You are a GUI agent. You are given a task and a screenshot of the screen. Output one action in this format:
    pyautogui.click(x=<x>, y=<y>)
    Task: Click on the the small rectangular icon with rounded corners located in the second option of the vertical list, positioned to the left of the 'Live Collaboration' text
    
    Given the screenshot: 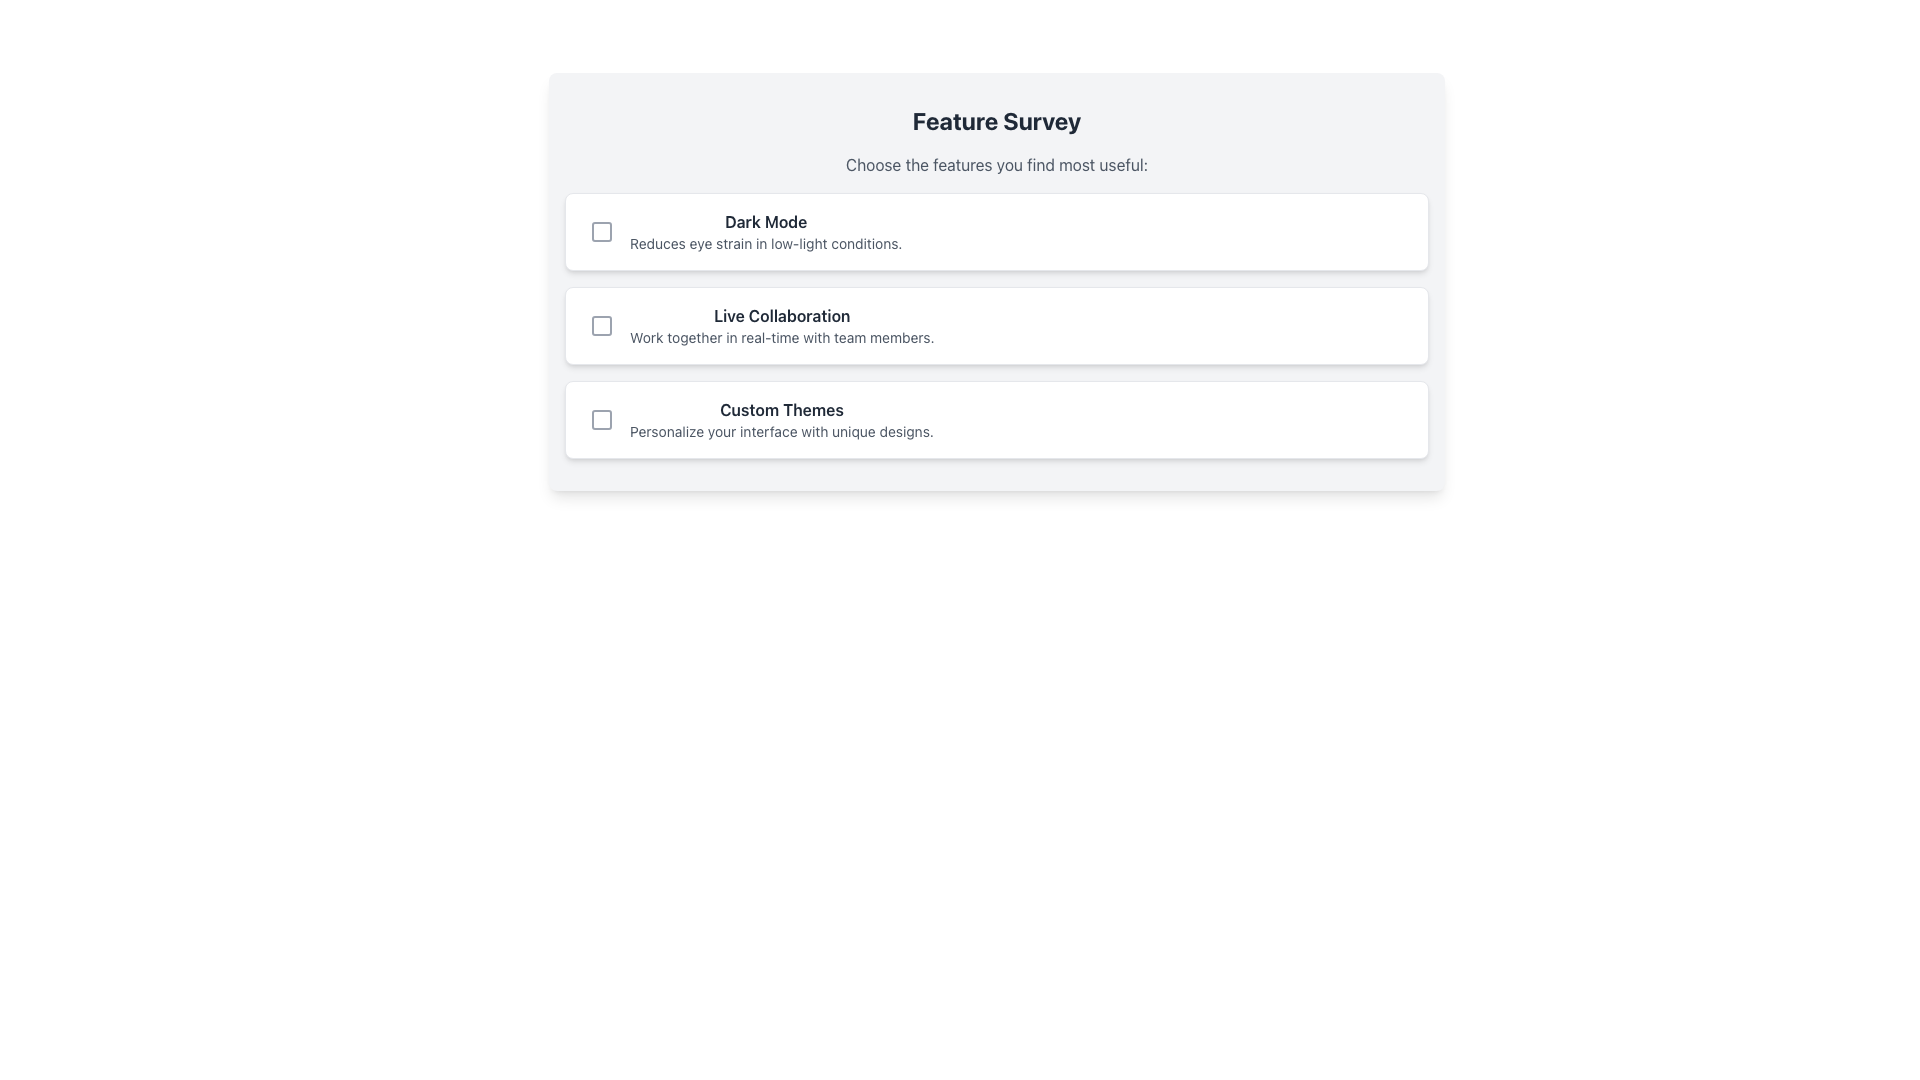 What is the action you would take?
    pyautogui.click(x=600, y=325)
    